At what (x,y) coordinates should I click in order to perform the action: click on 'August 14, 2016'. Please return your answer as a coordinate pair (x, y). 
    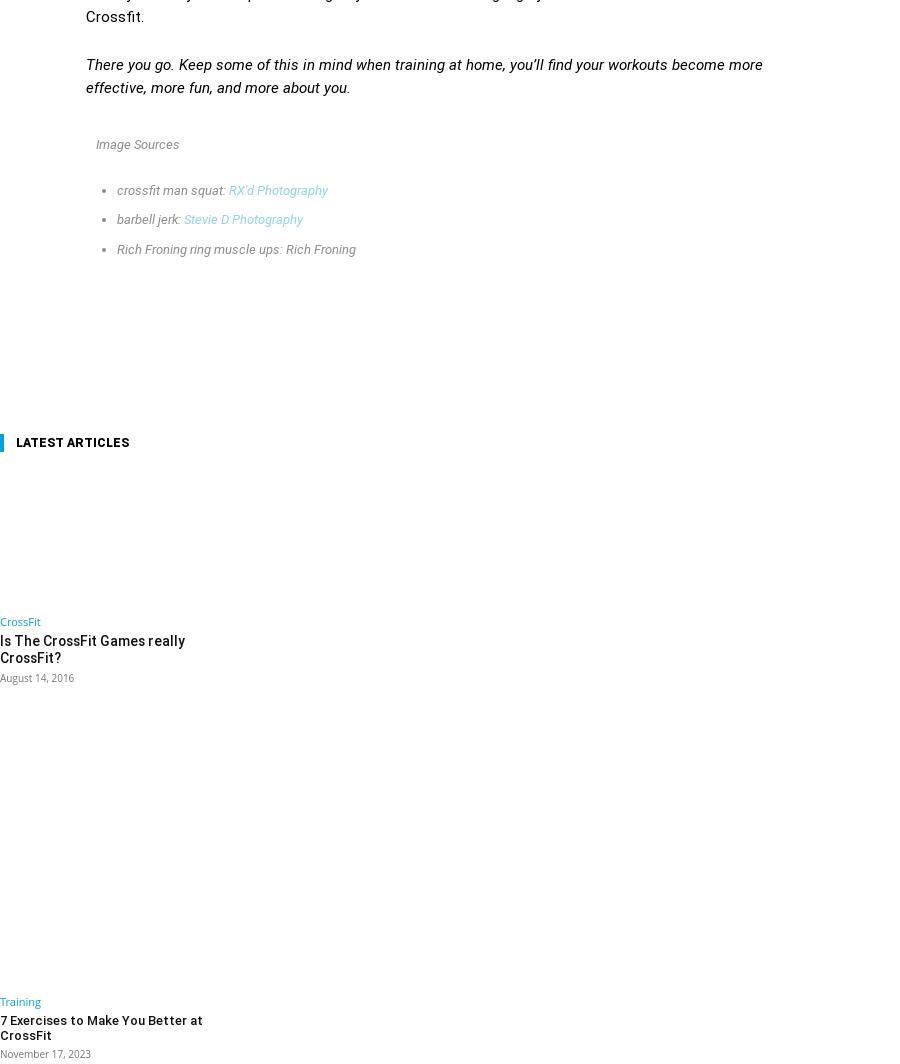
    Looking at the image, I should click on (35, 675).